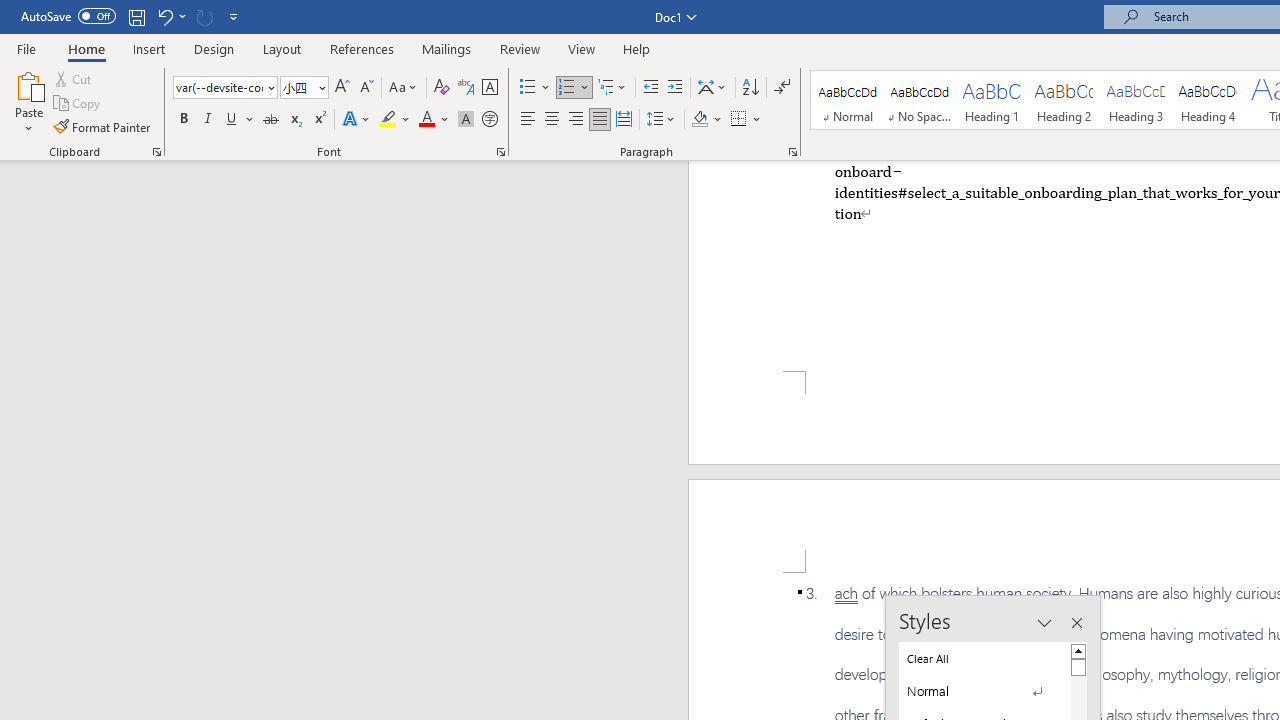 This screenshot has width=1280, height=720. Describe the element at coordinates (135, 16) in the screenshot. I see `'Save'` at that location.